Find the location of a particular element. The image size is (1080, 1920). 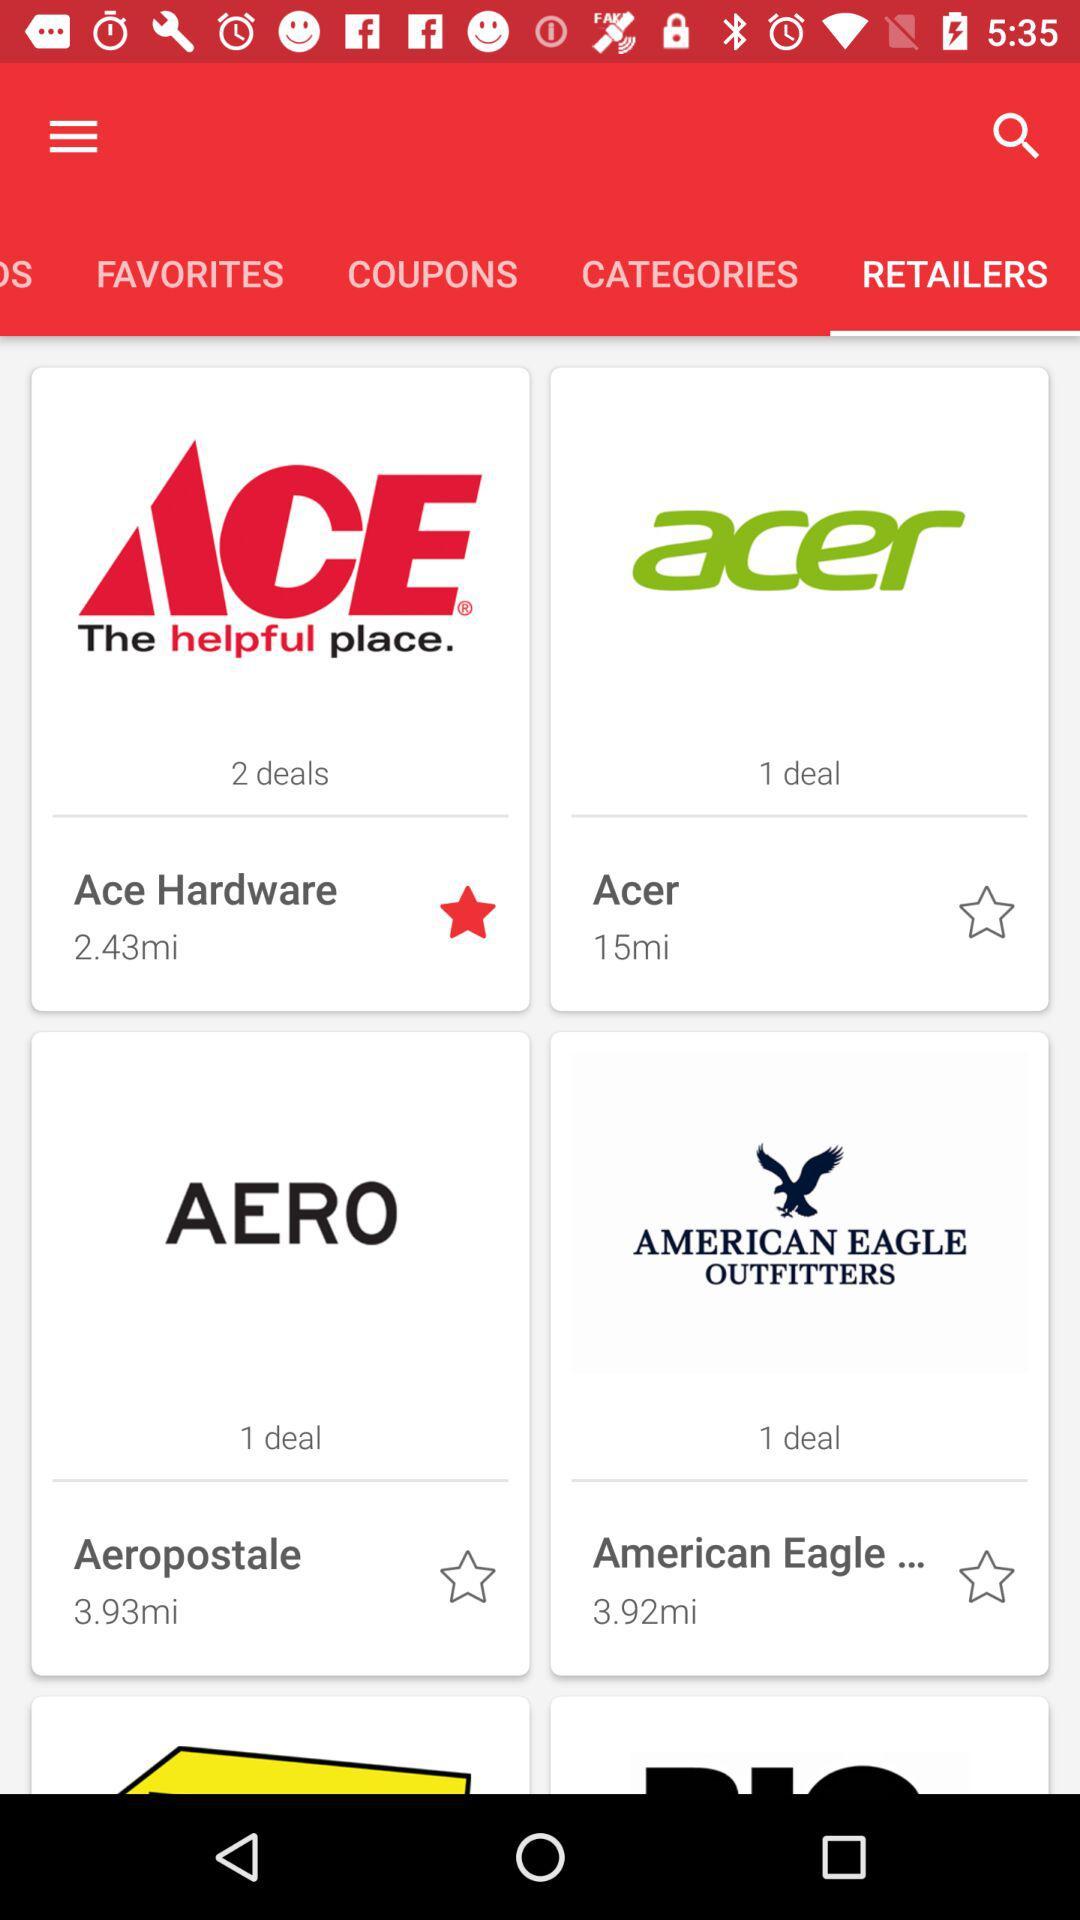

store is located at coordinates (990, 1580).